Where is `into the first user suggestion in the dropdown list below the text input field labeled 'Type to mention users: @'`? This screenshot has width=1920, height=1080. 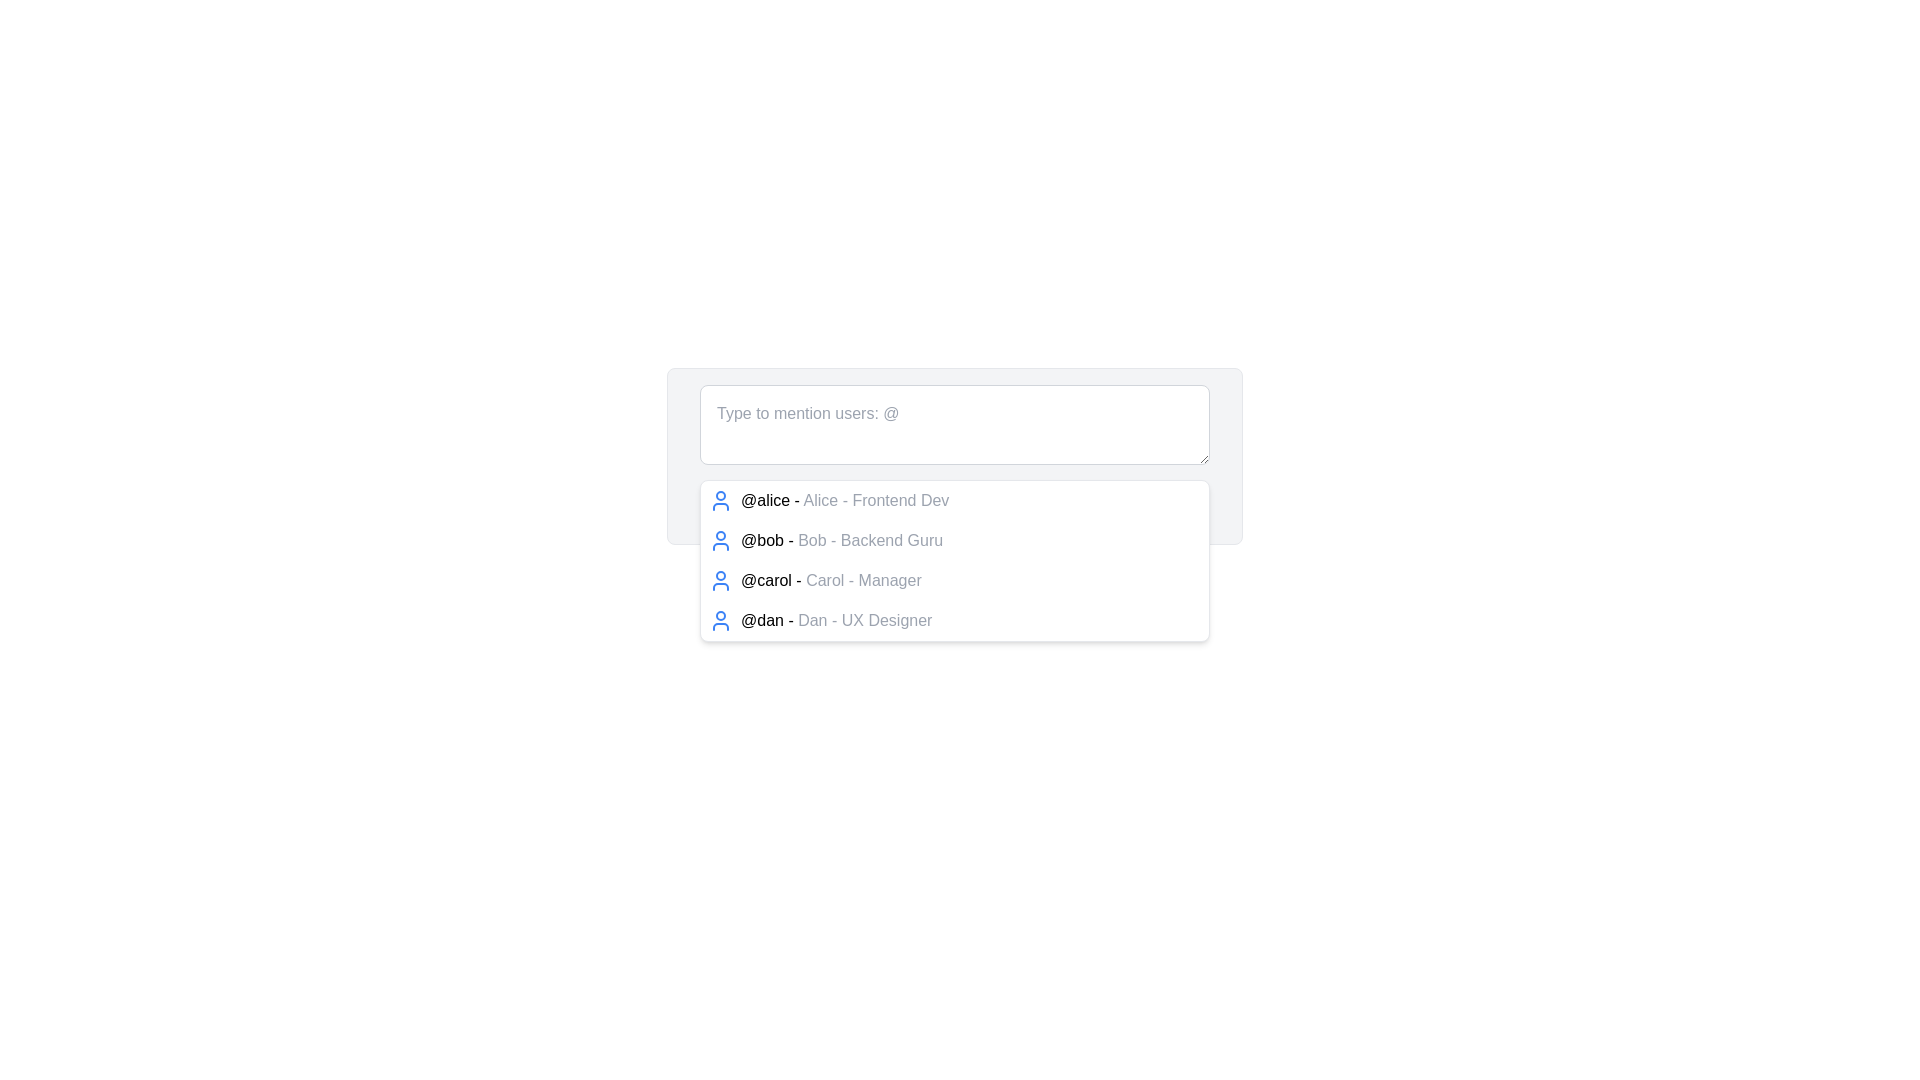
into the first user suggestion in the dropdown list below the text input field labeled 'Type to mention users: @' is located at coordinates (954, 500).